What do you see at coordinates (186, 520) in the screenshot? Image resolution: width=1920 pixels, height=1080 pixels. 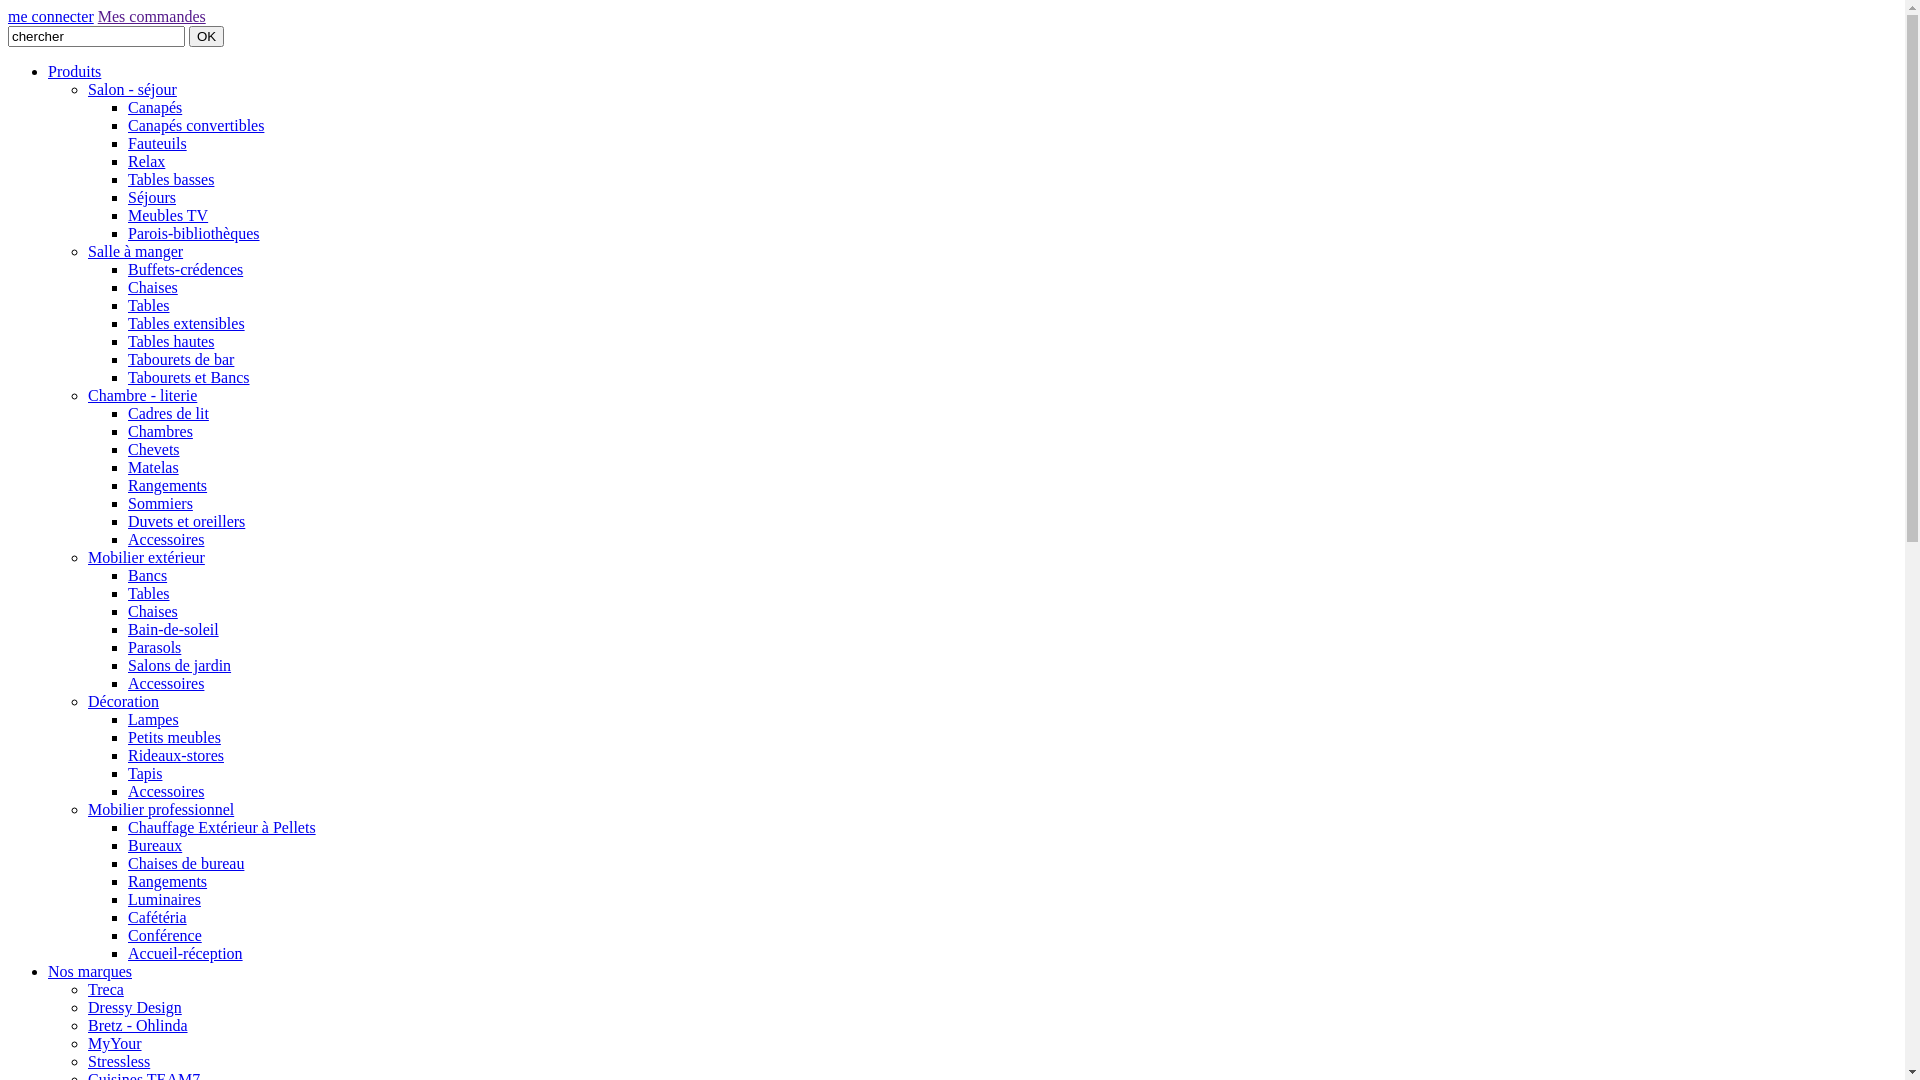 I see `'Duvets et oreillers'` at bounding box center [186, 520].